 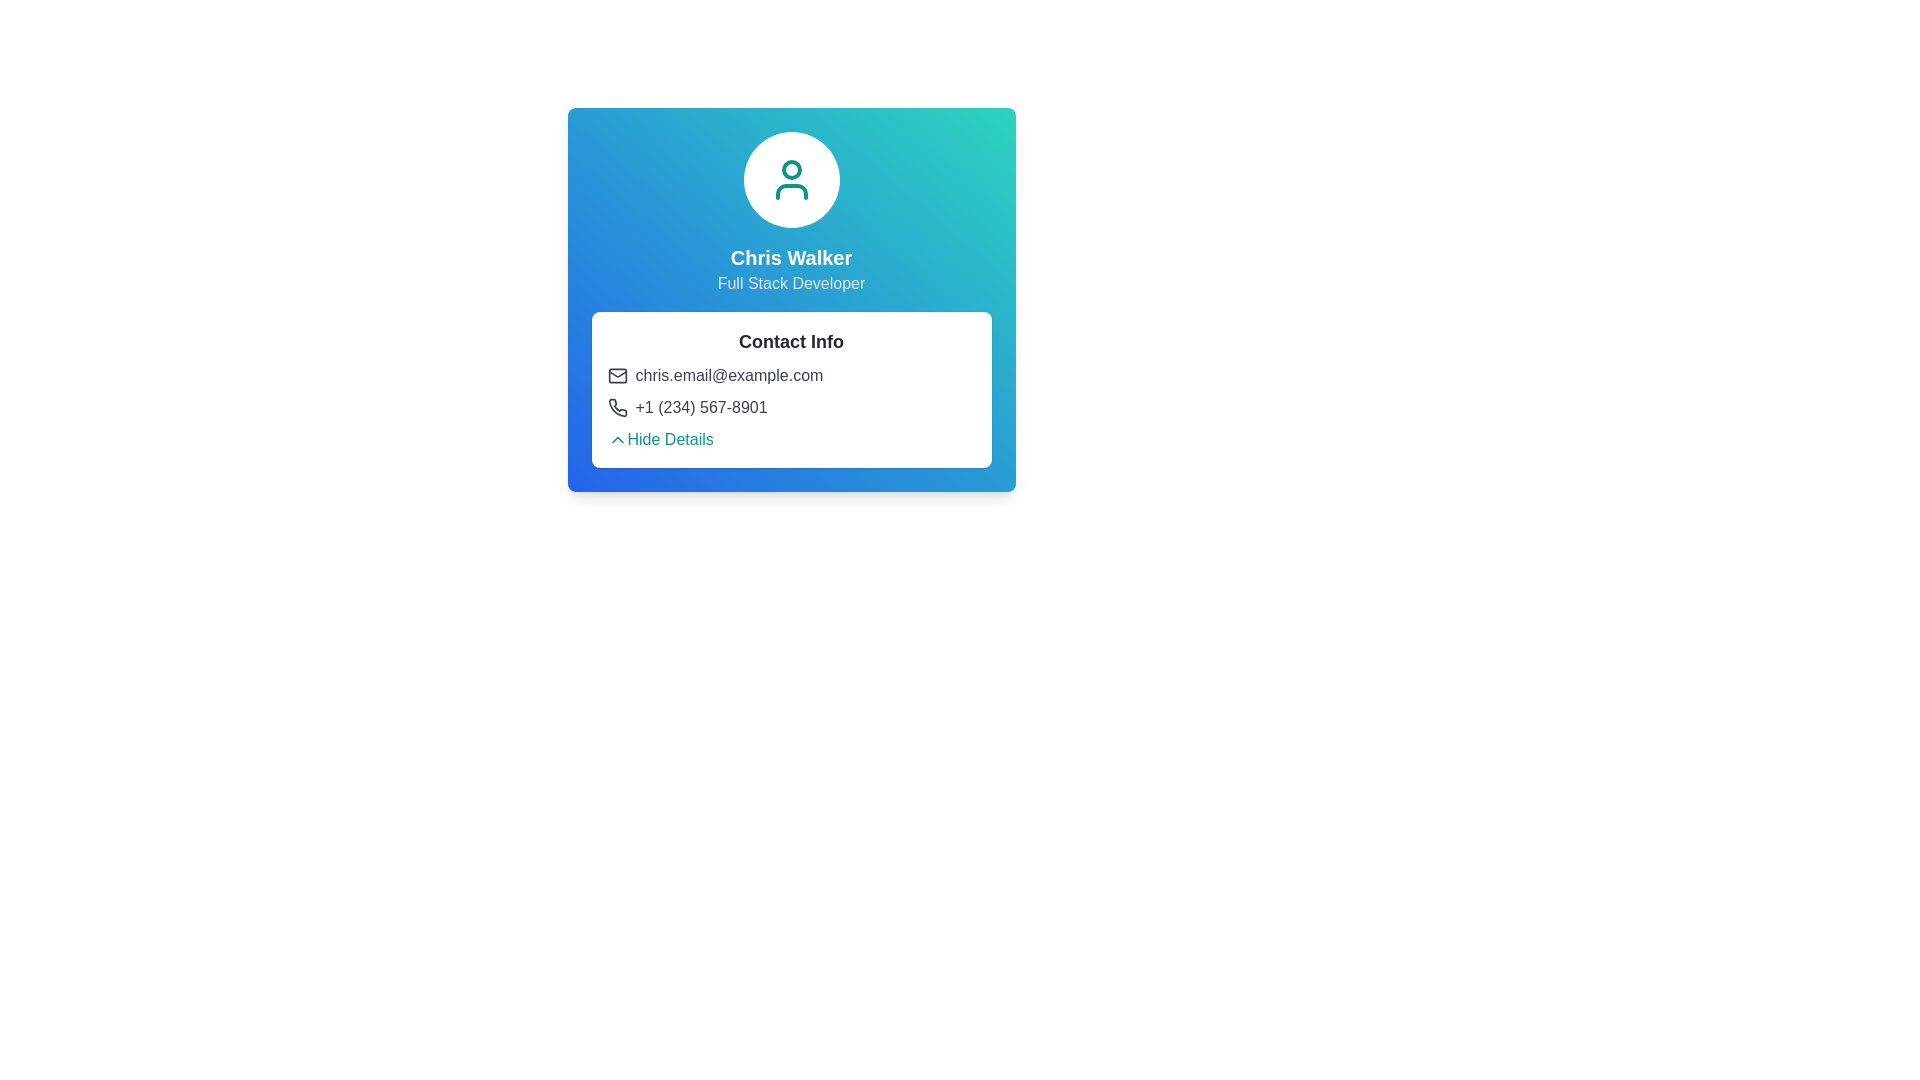 What do you see at coordinates (790, 192) in the screenshot?
I see `the lower semicircular arc of the user profile icon in the SVG component, which is part of the outline of the icon and located near the top center of the blue gradient background card` at bounding box center [790, 192].